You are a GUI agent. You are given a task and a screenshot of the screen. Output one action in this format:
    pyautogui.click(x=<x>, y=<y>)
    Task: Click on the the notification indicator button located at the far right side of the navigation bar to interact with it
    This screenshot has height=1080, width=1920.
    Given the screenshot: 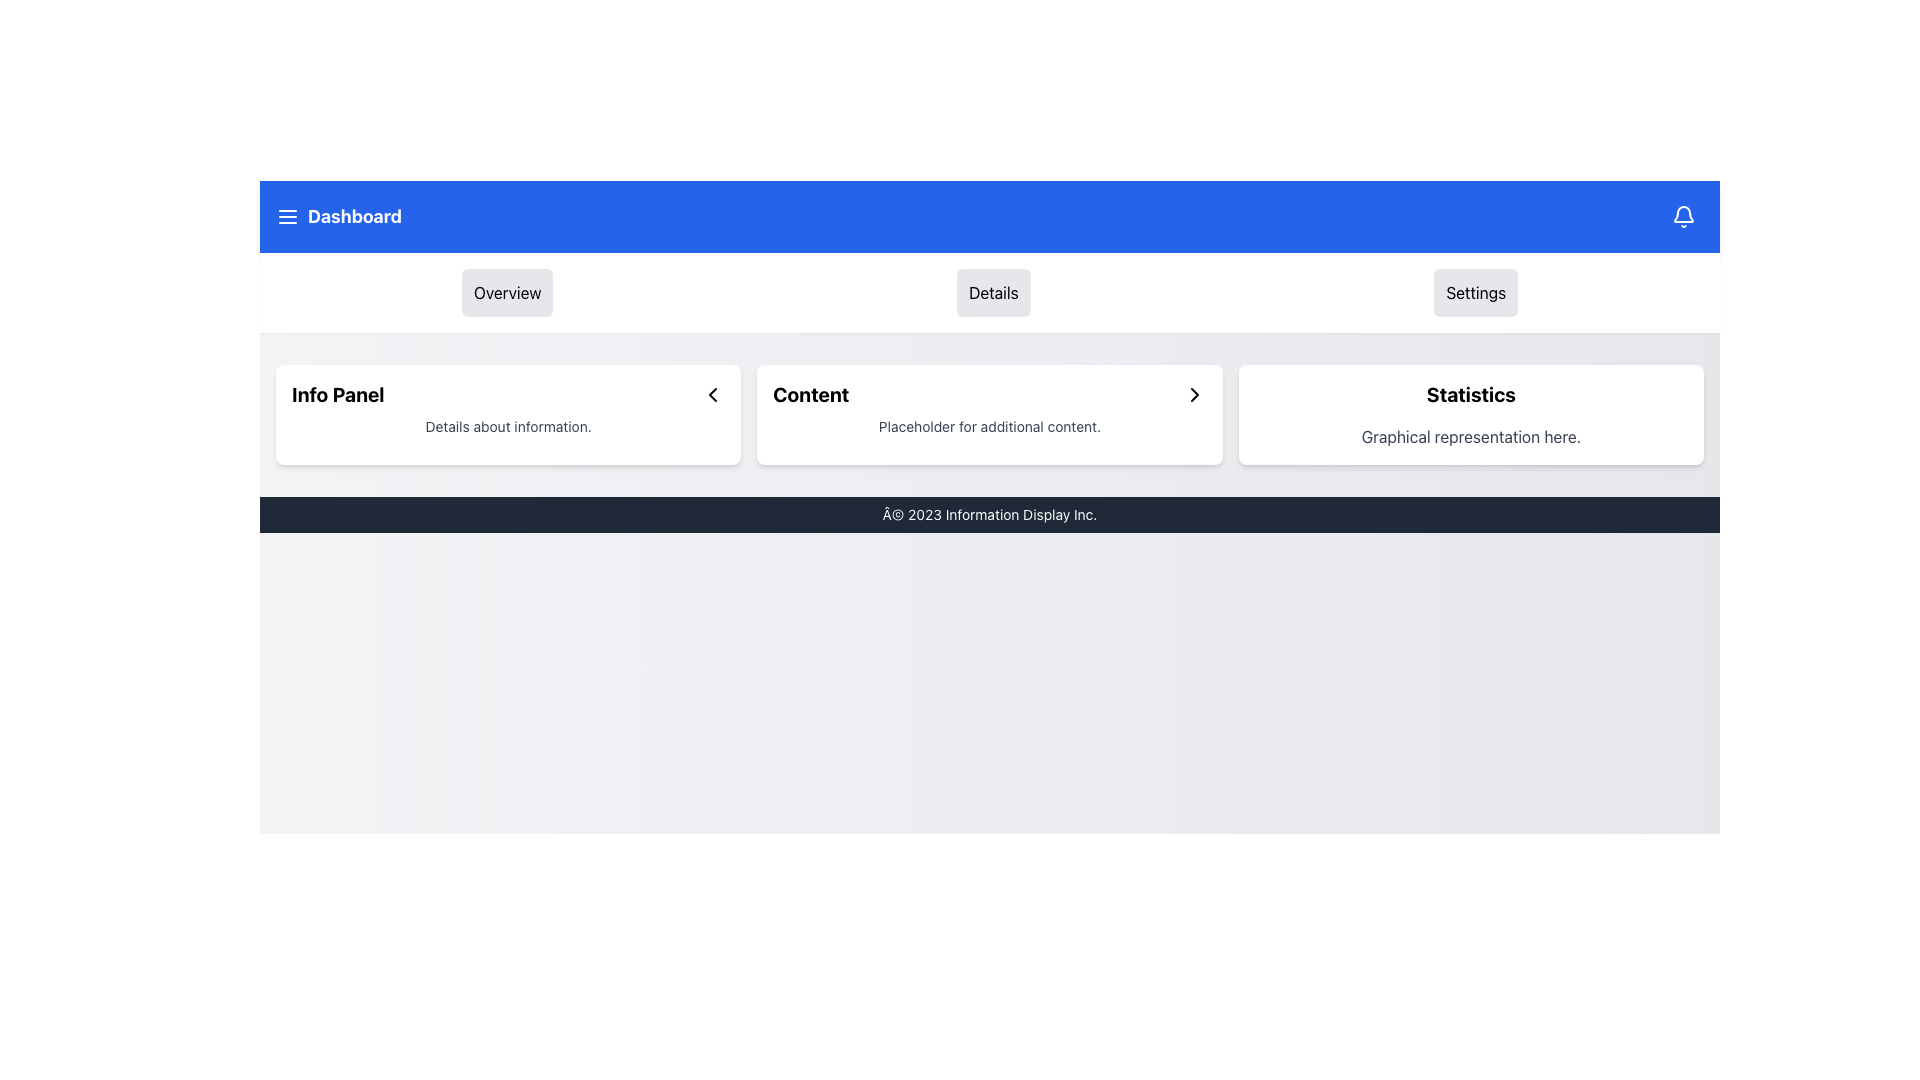 What is the action you would take?
    pyautogui.click(x=1683, y=216)
    